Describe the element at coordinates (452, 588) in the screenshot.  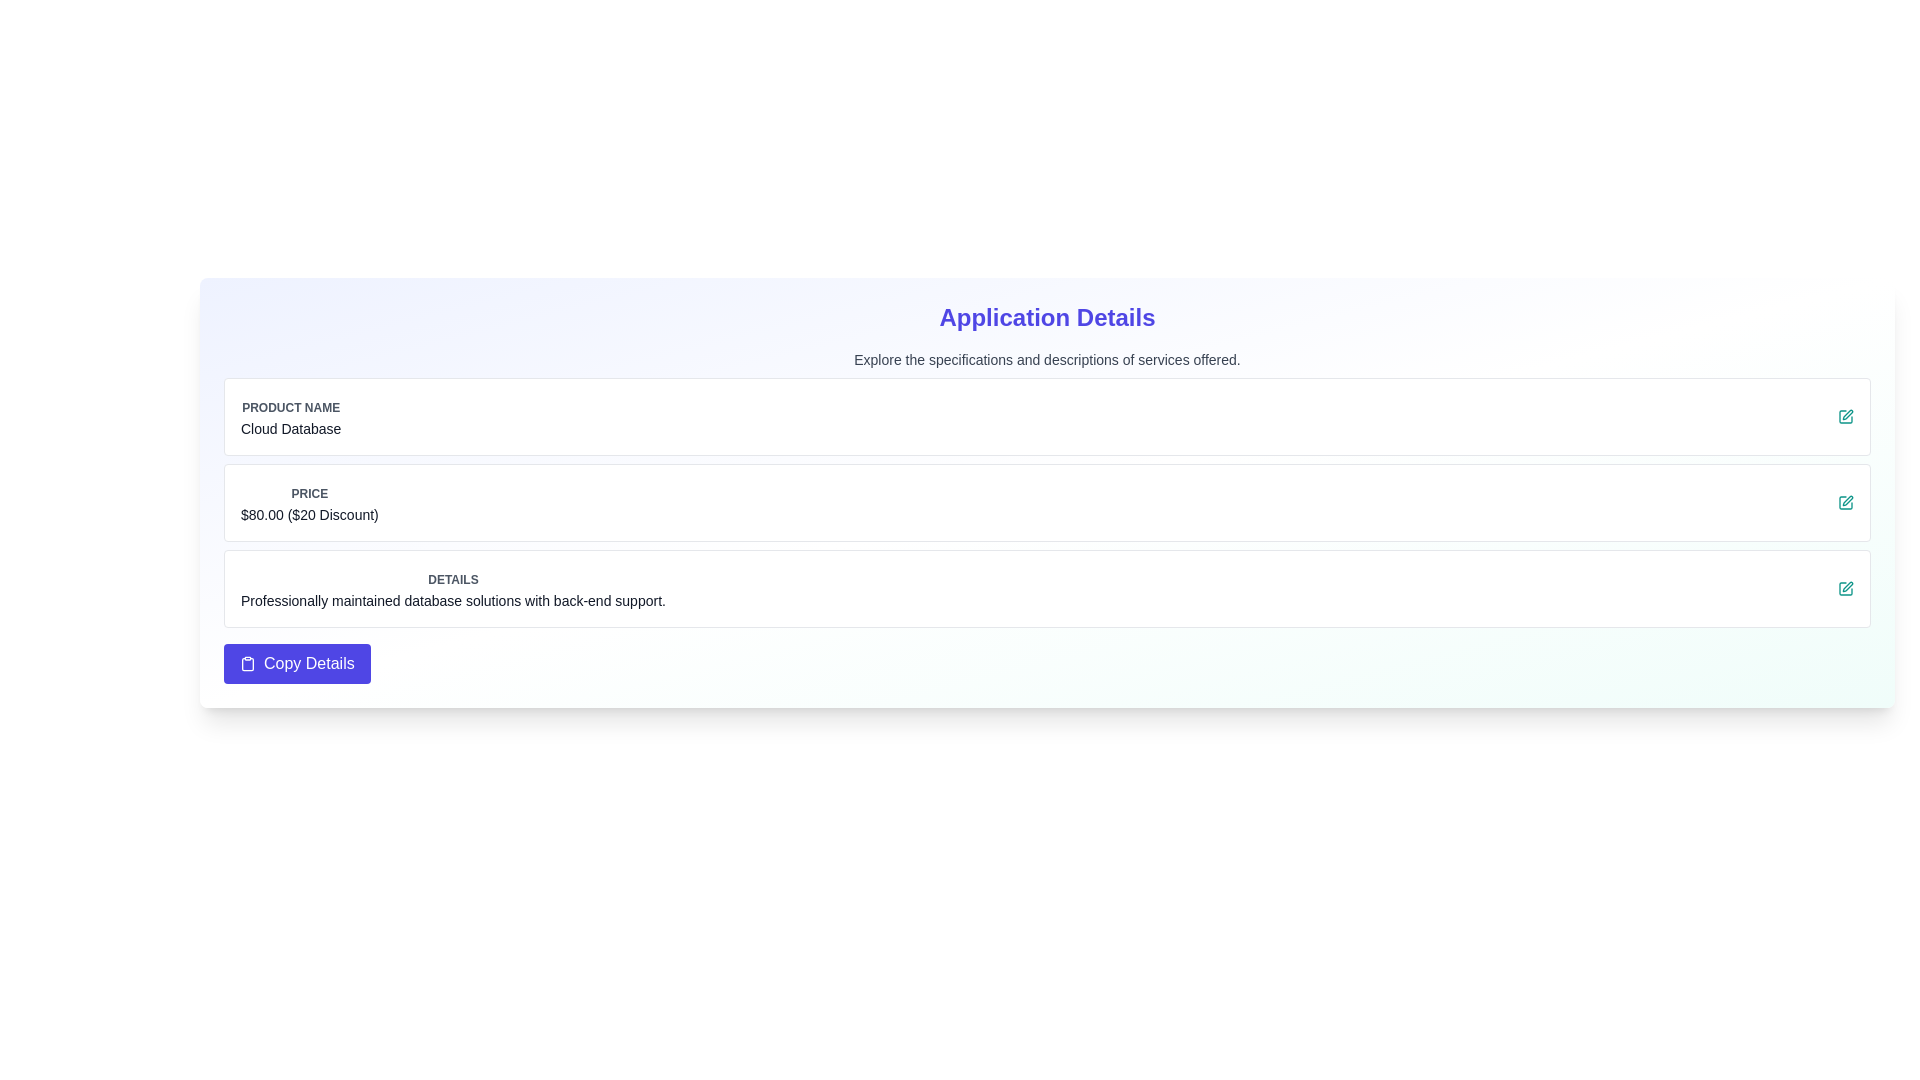
I see `the text block titled 'Details' that describes 'Professionally maintained database solutions with back-end support.'` at that location.